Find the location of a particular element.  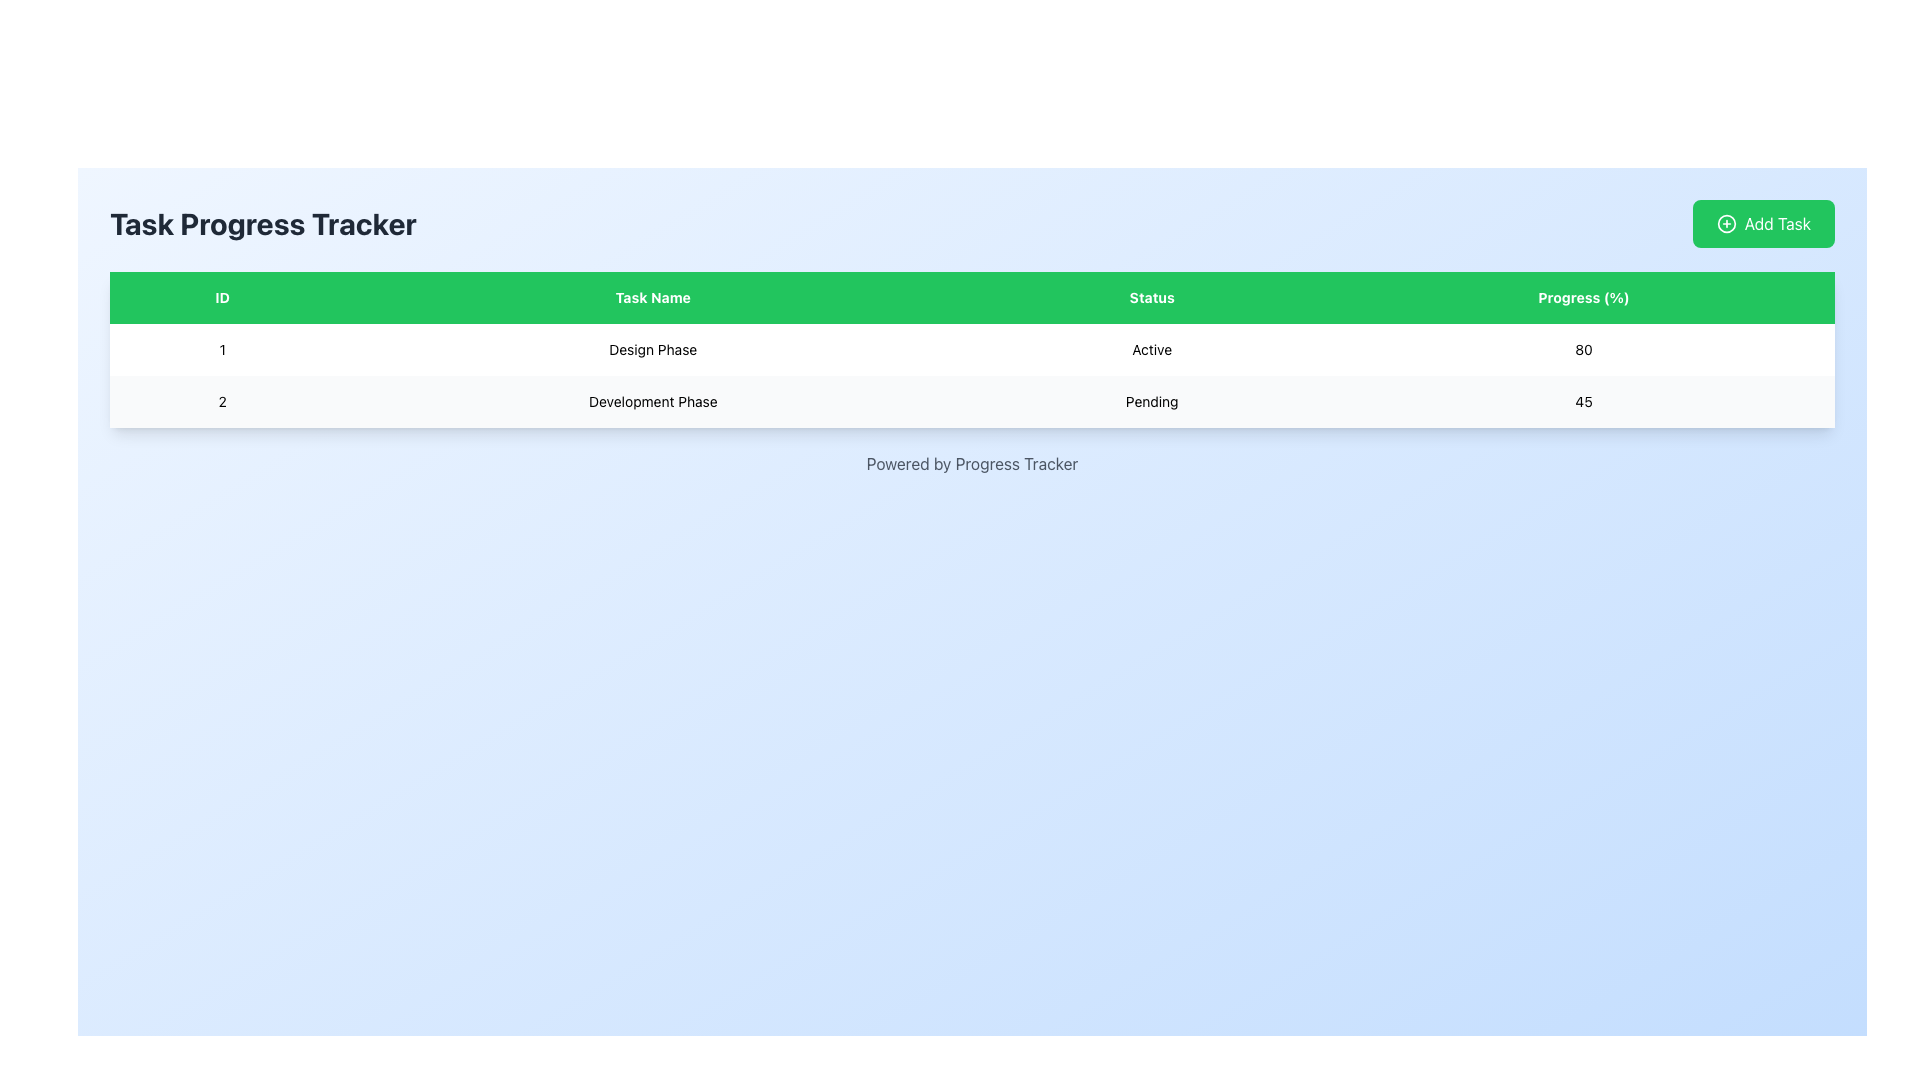

the circular icon with a plus sign inside, which is located to the left of the 'Add Task' button, to interact with the button it accompanies is located at coordinates (1725, 223).